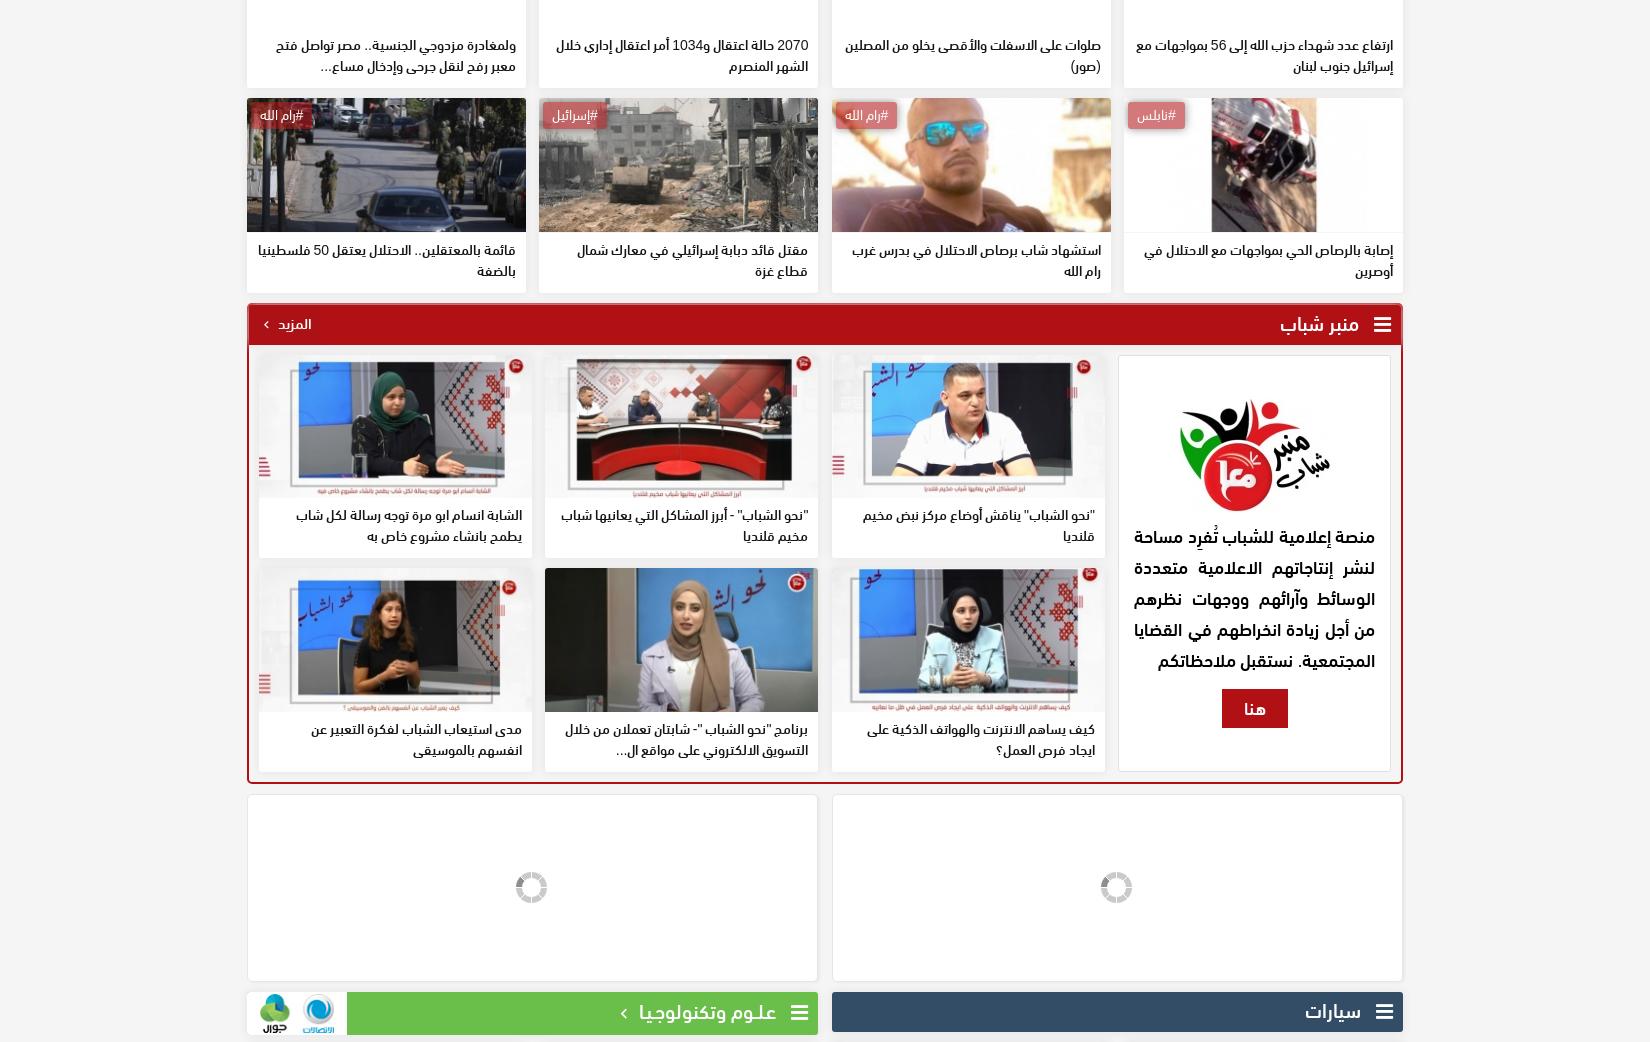  What do you see at coordinates (1253, 740) in the screenshot?
I see `'منصة إعلامية للشباب تُفرِد مساحة لنشر إنتاجاتهم الاعلامية متعددة الوسائط وآرائهم ووجهات نظرهم من أجل زيادة انخراطهم في القضايا المجتمعية.
نستقبل ملاحظاتكم'` at bounding box center [1253, 740].